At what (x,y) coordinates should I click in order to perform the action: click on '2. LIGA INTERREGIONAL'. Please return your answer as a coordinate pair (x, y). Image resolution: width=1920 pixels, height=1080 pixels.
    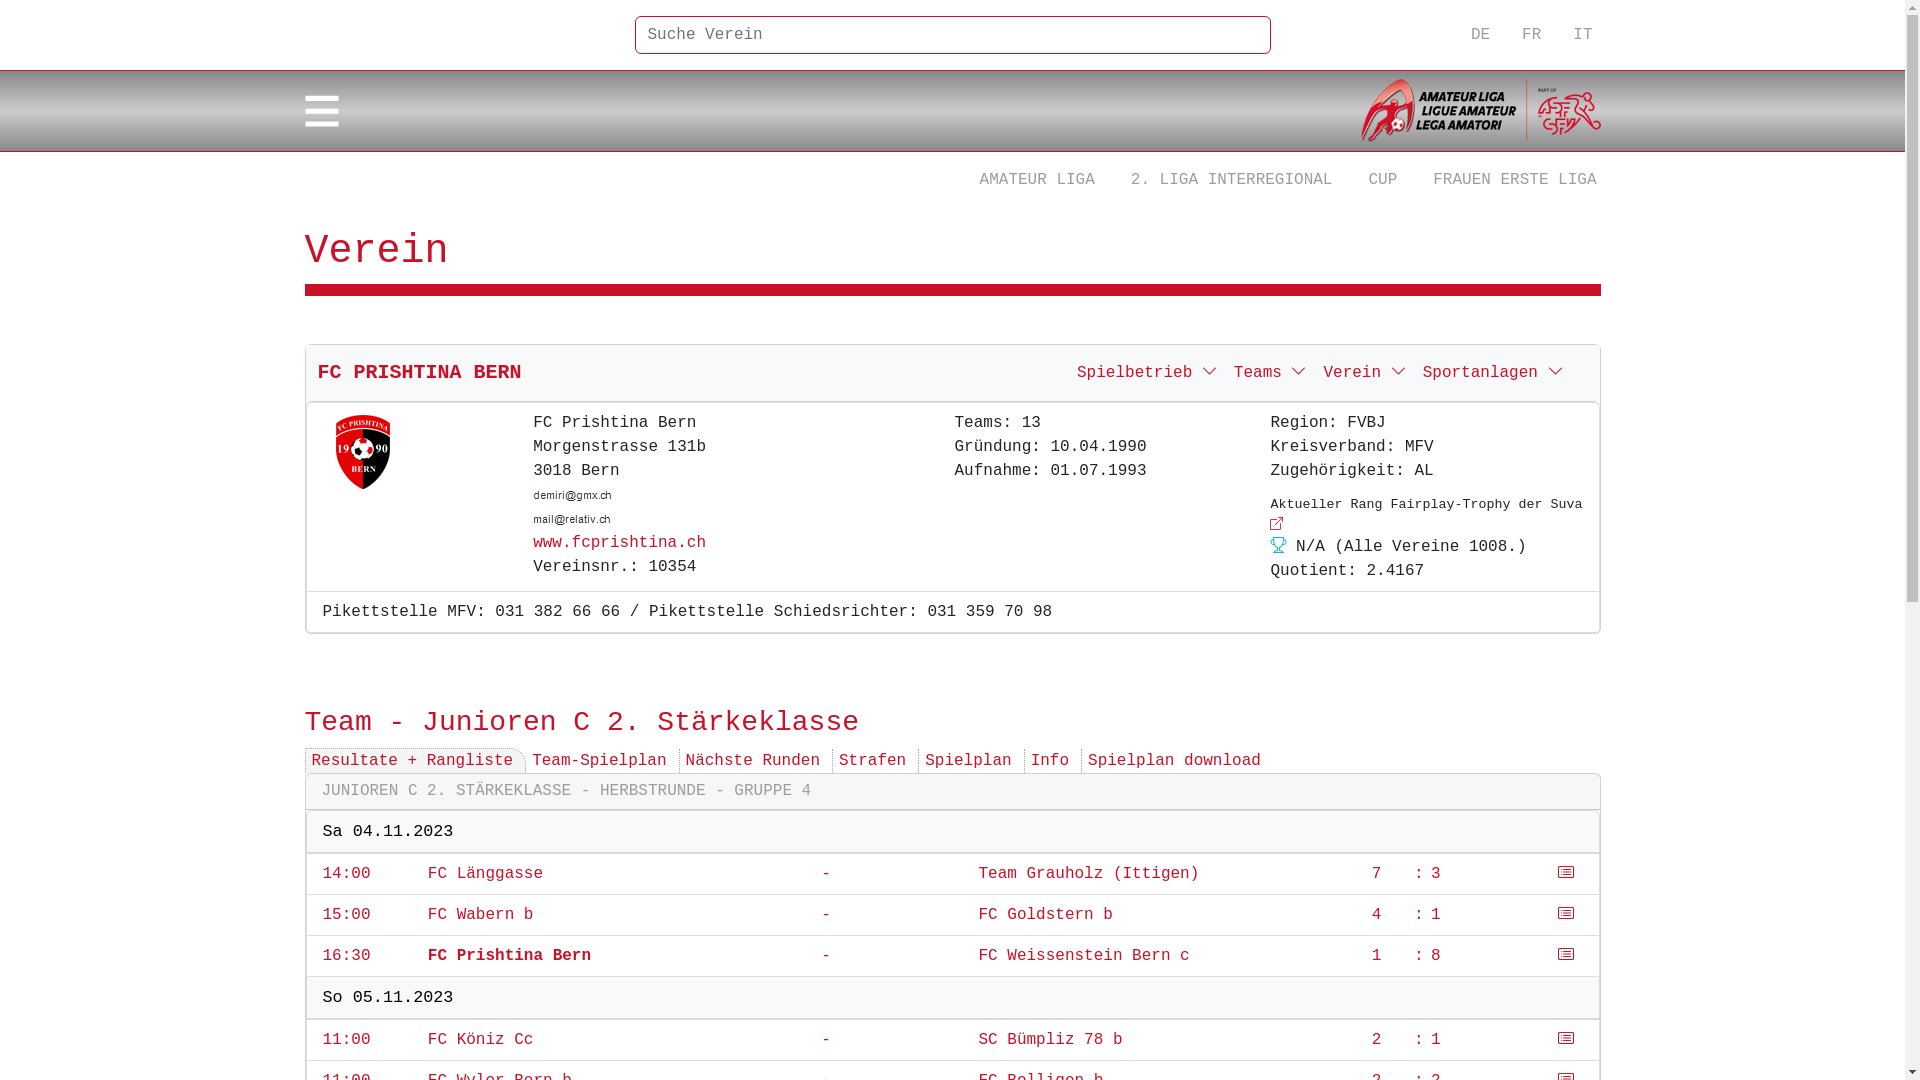
    Looking at the image, I should click on (1231, 180).